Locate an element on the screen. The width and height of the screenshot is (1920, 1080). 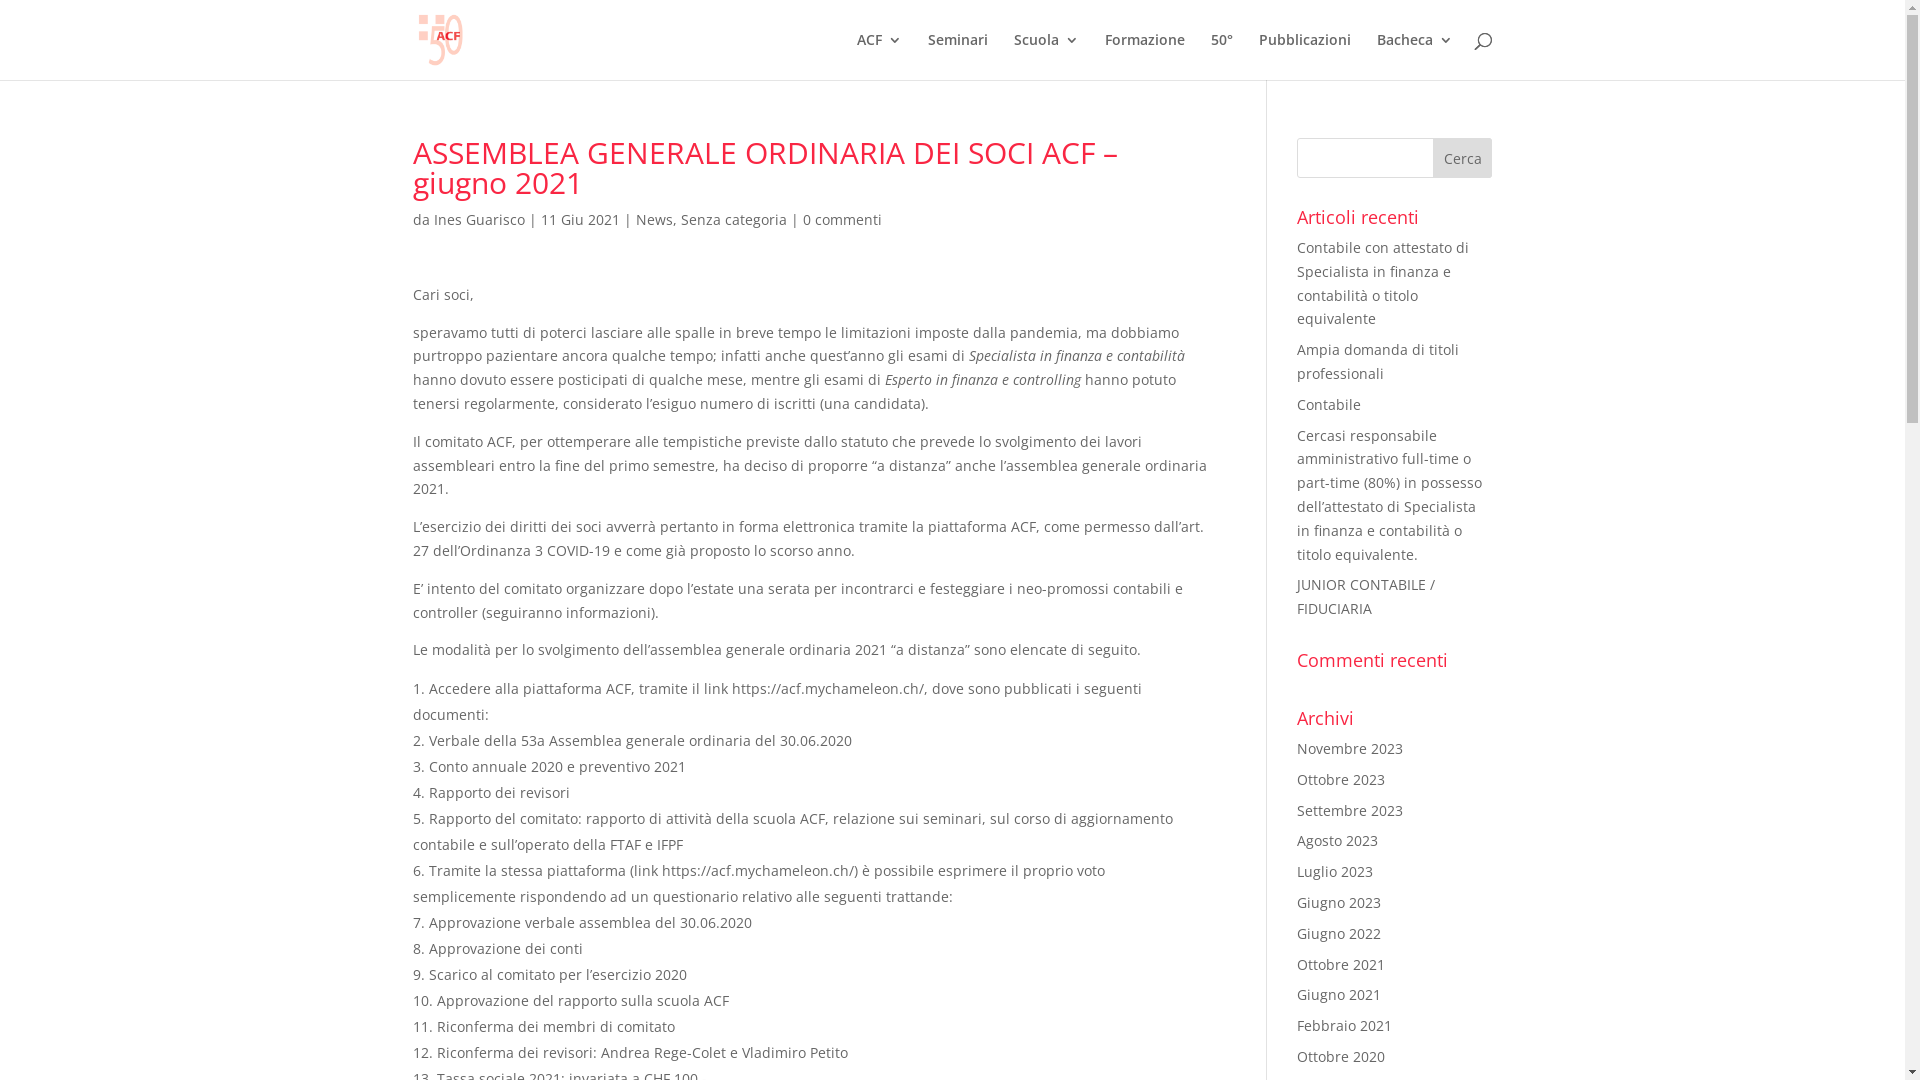
'Cerca' is located at coordinates (1463, 157).